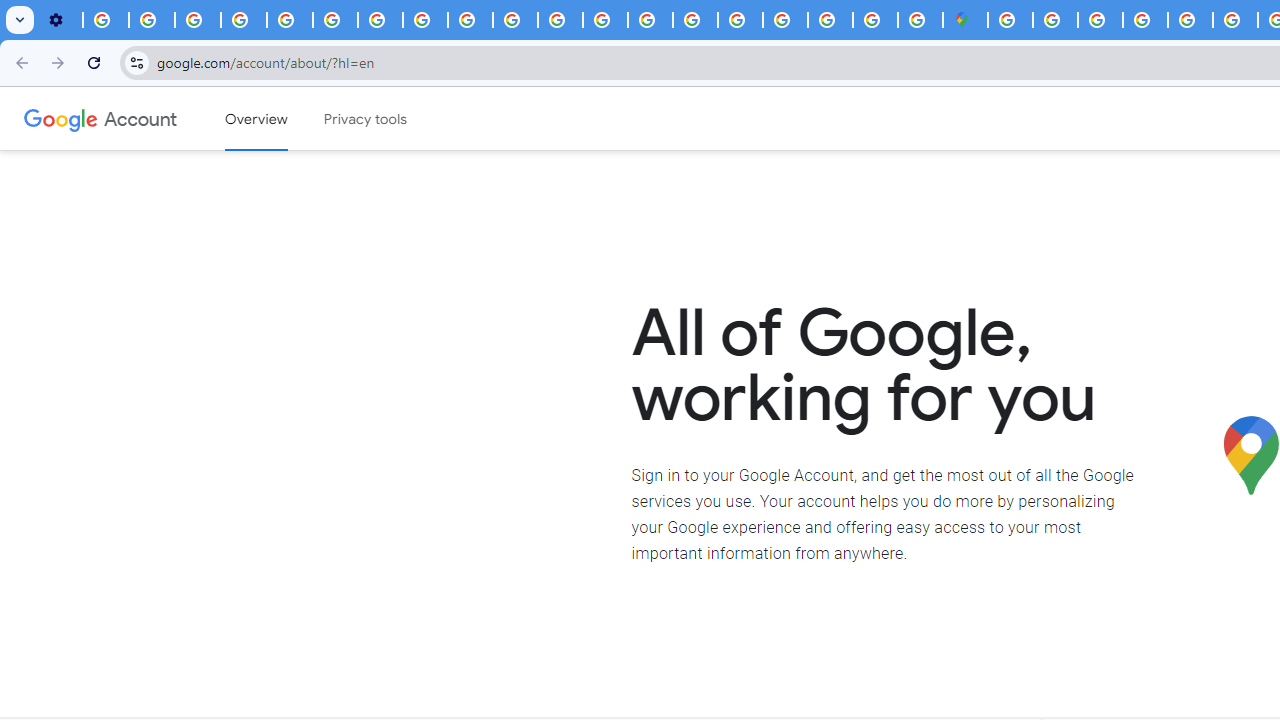  I want to click on 'Sign in - Google Accounts', so click(1010, 20).